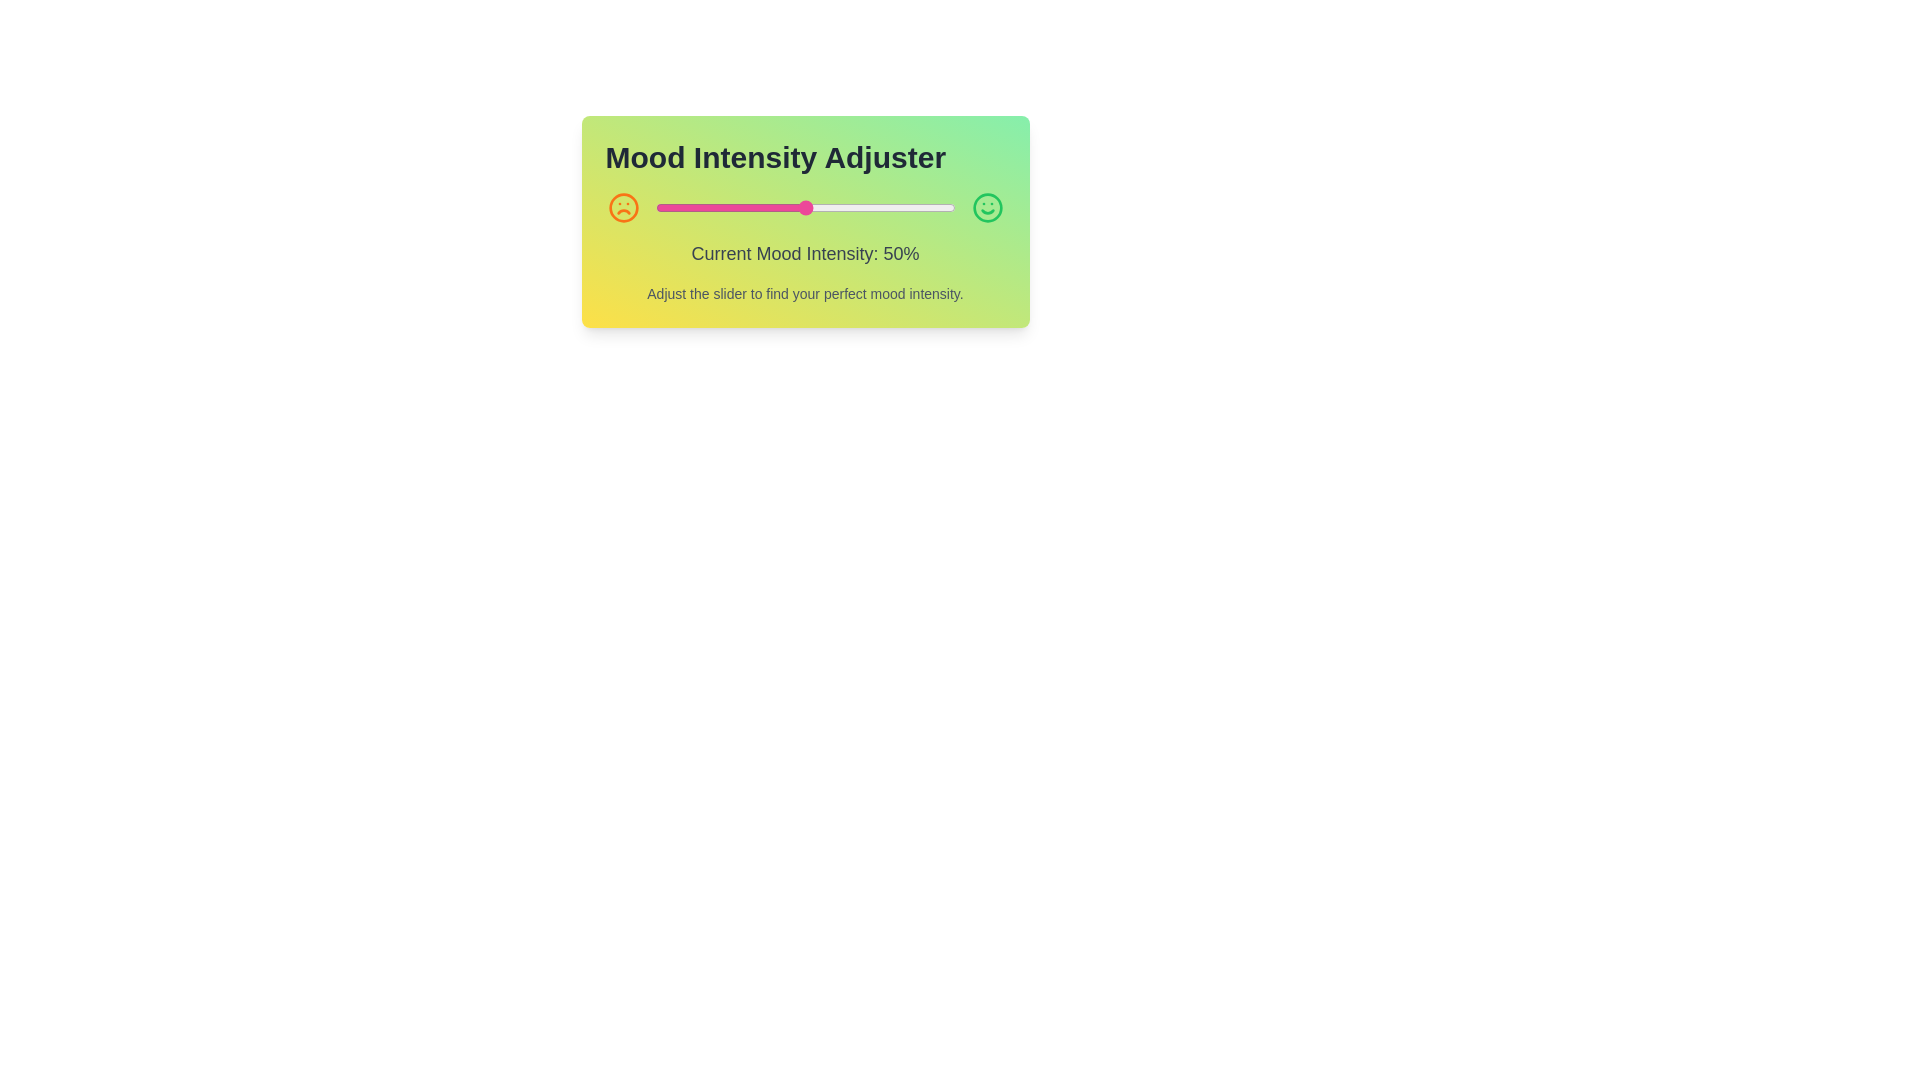 The image size is (1920, 1080). Describe the element at coordinates (771, 208) in the screenshot. I see `the mood intensity slider to 39% by dragging the slider handle` at that location.